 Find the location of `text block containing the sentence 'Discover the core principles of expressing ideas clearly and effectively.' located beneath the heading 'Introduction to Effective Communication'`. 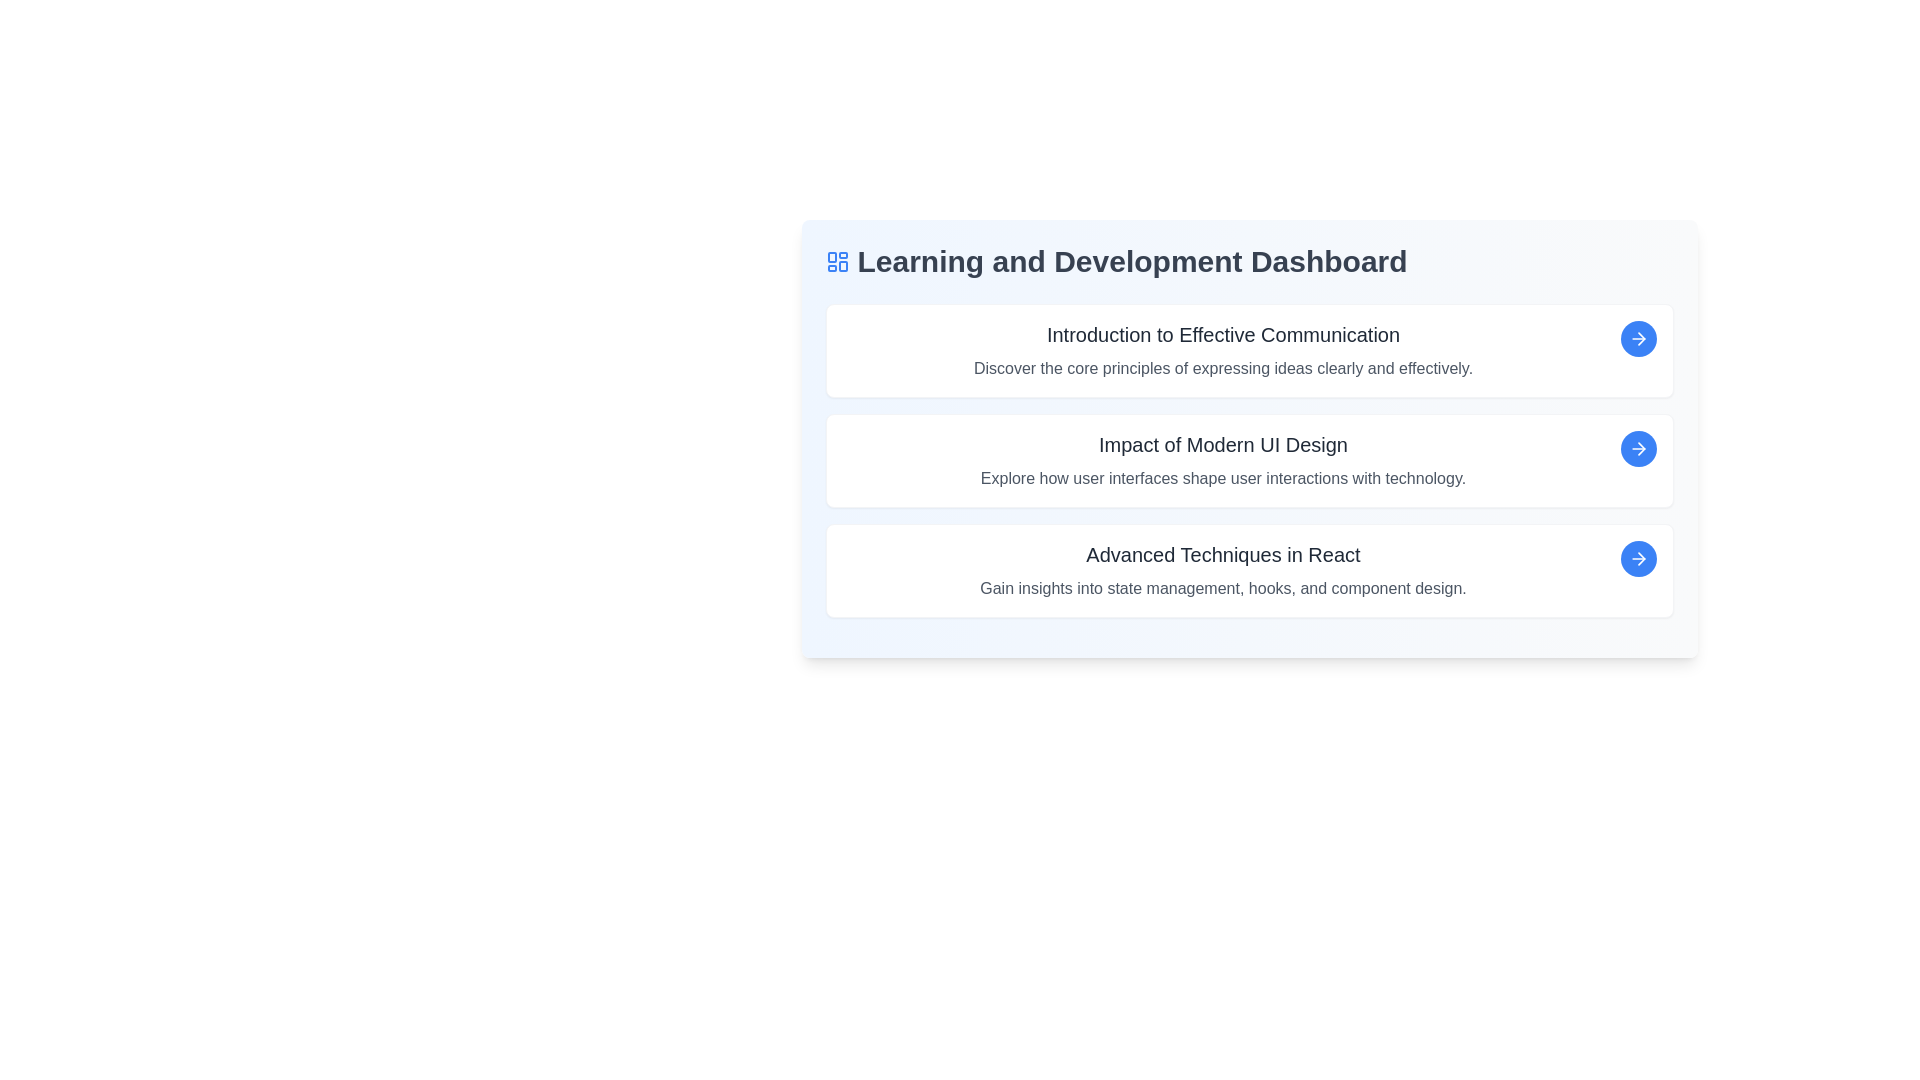

text block containing the sentence 'Discover the core principles of expressing ideas clearly and effectively.' located beneath the heading 'Introduction to Effective Communication' is located at coordinates (1222, 369).